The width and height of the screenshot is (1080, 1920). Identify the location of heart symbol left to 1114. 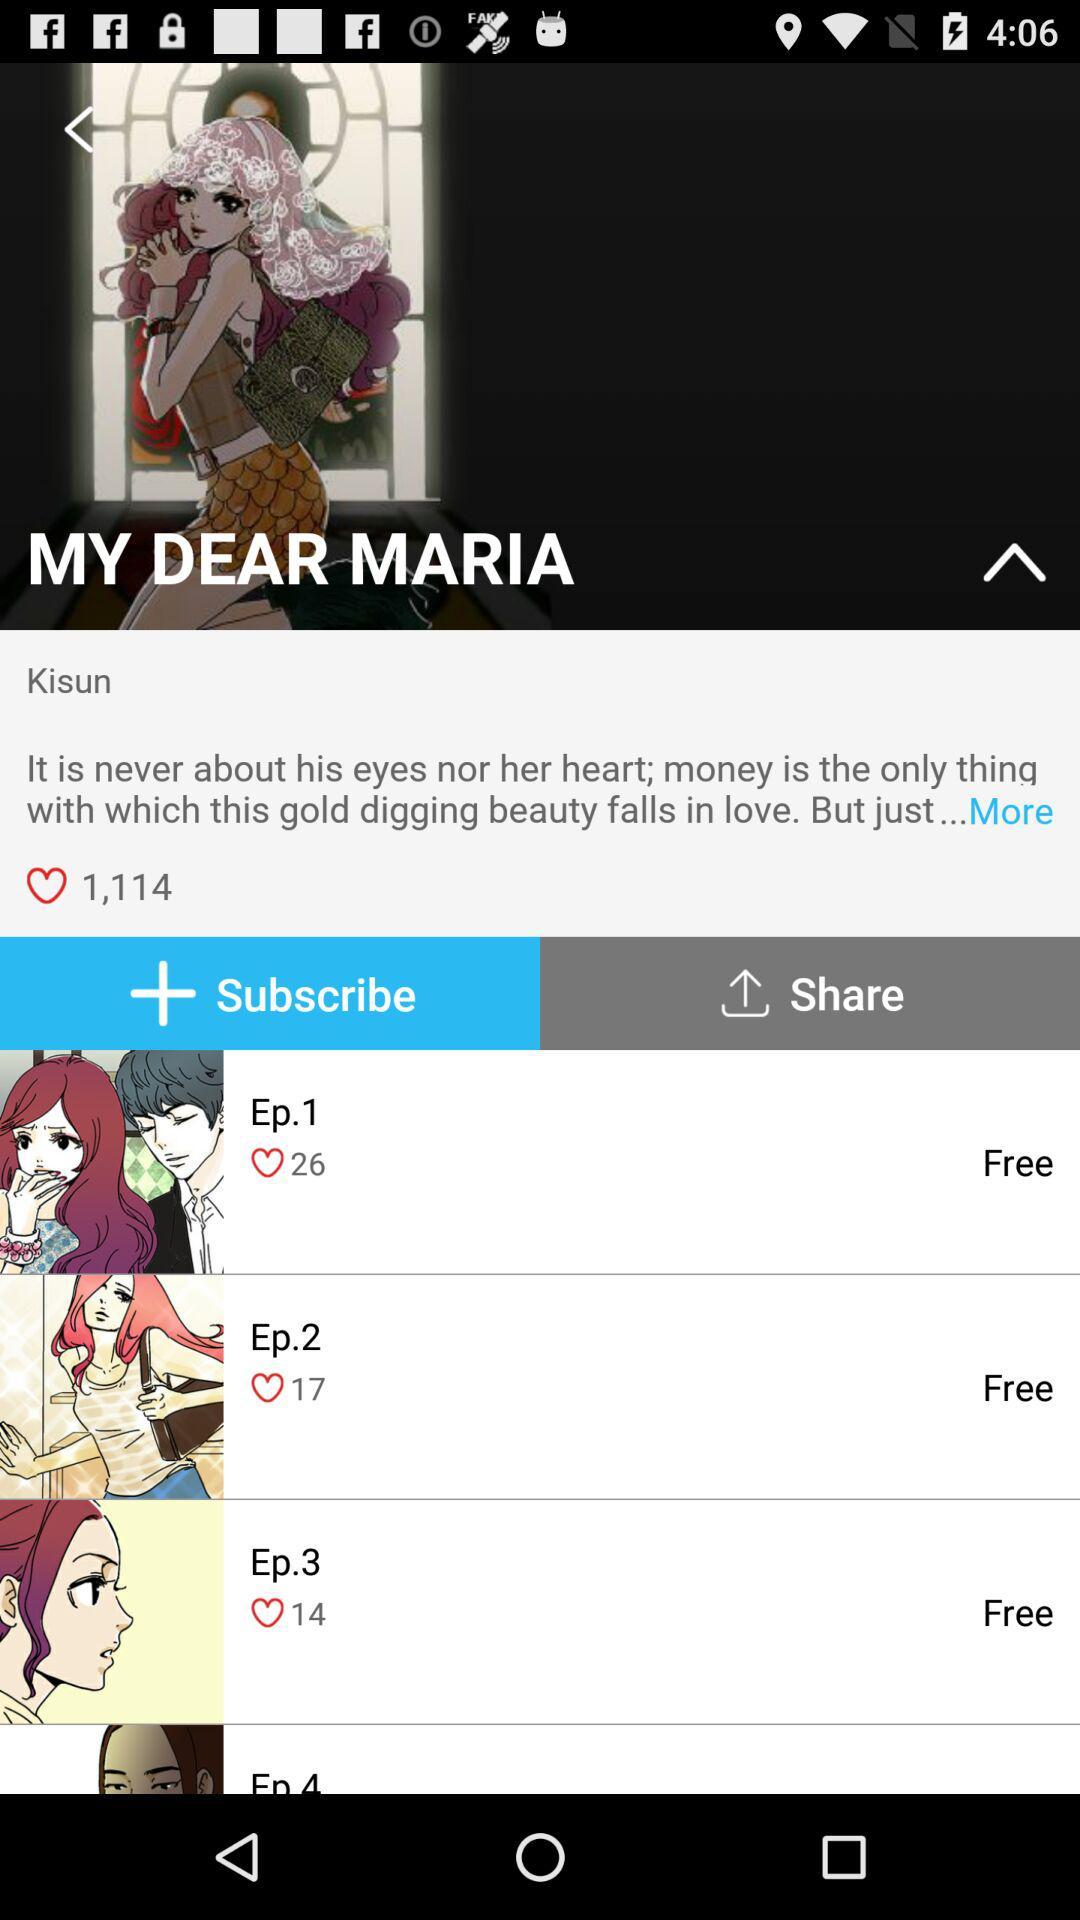
(45, 884).